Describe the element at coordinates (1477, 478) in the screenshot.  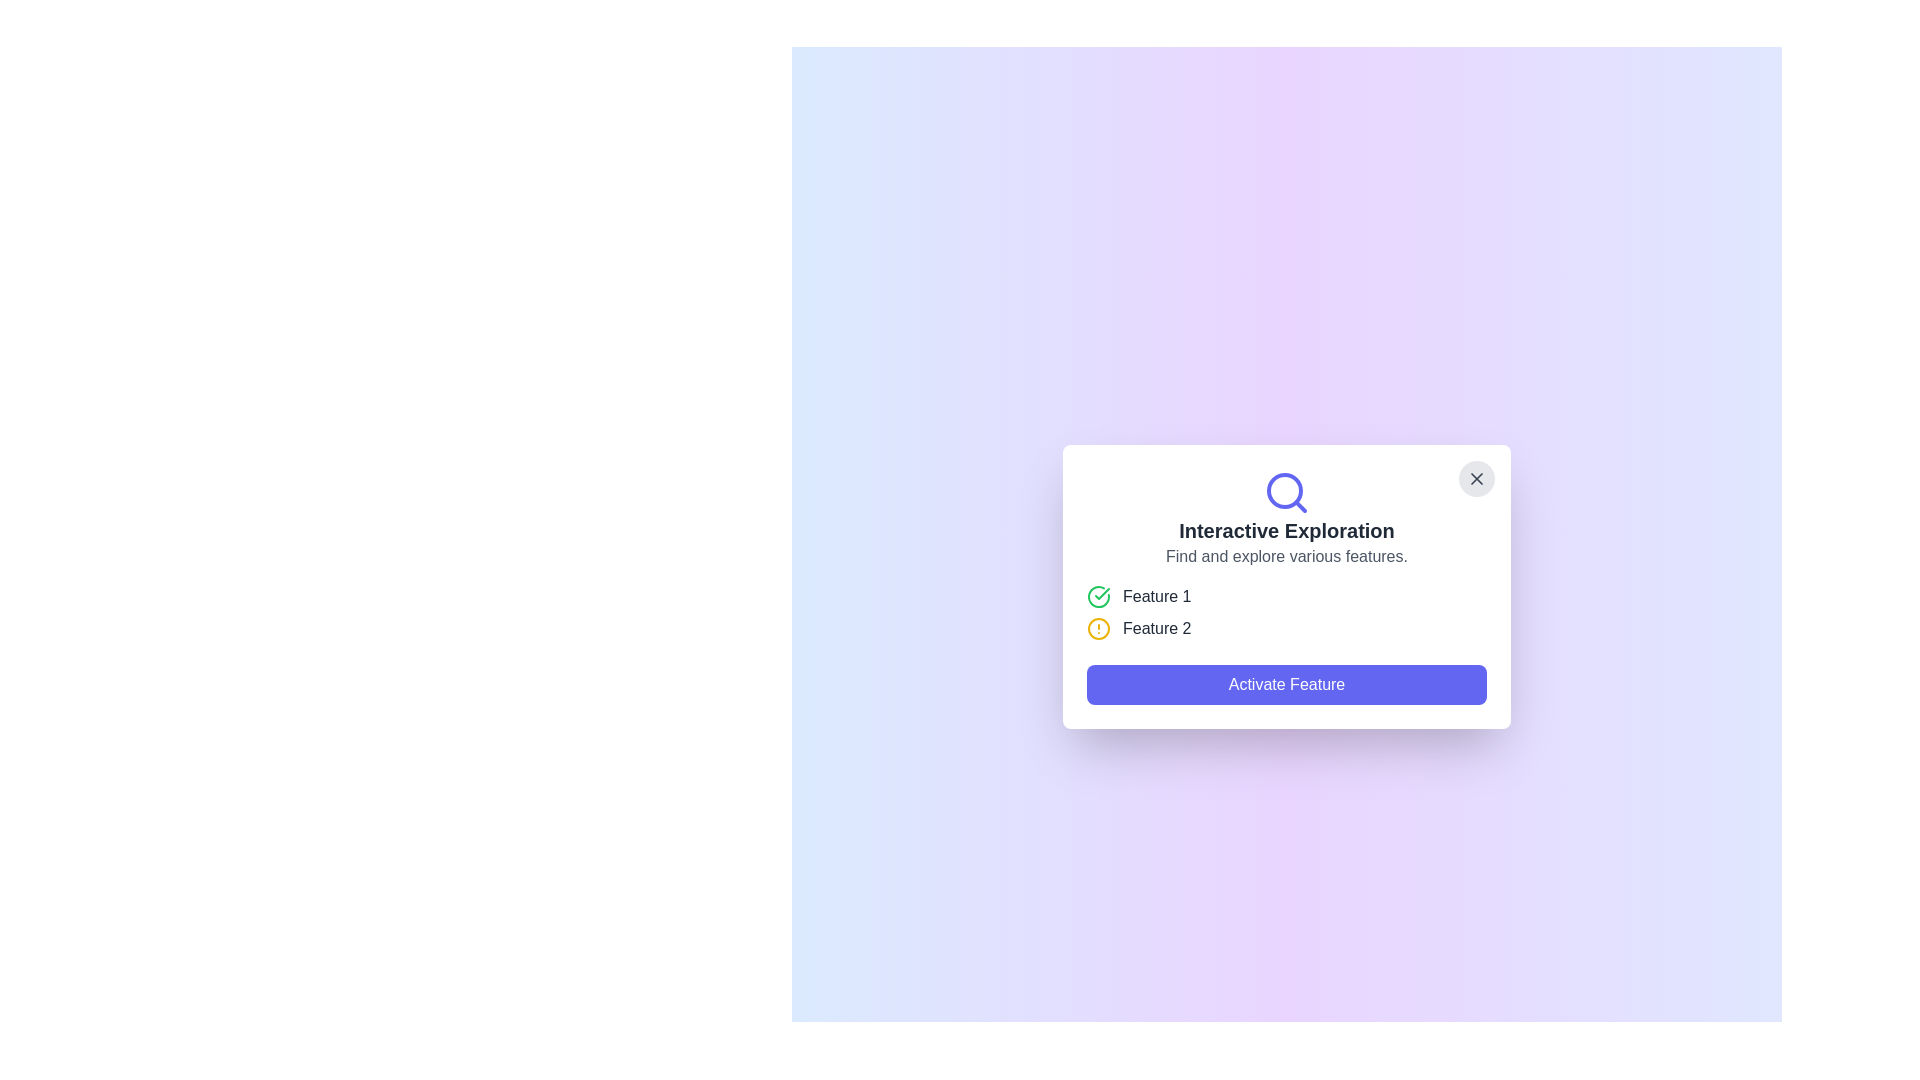
I see `the close button, which is represented by a cross icon styled as an 'X' located at the top-right corner of the modal interface` at that location.